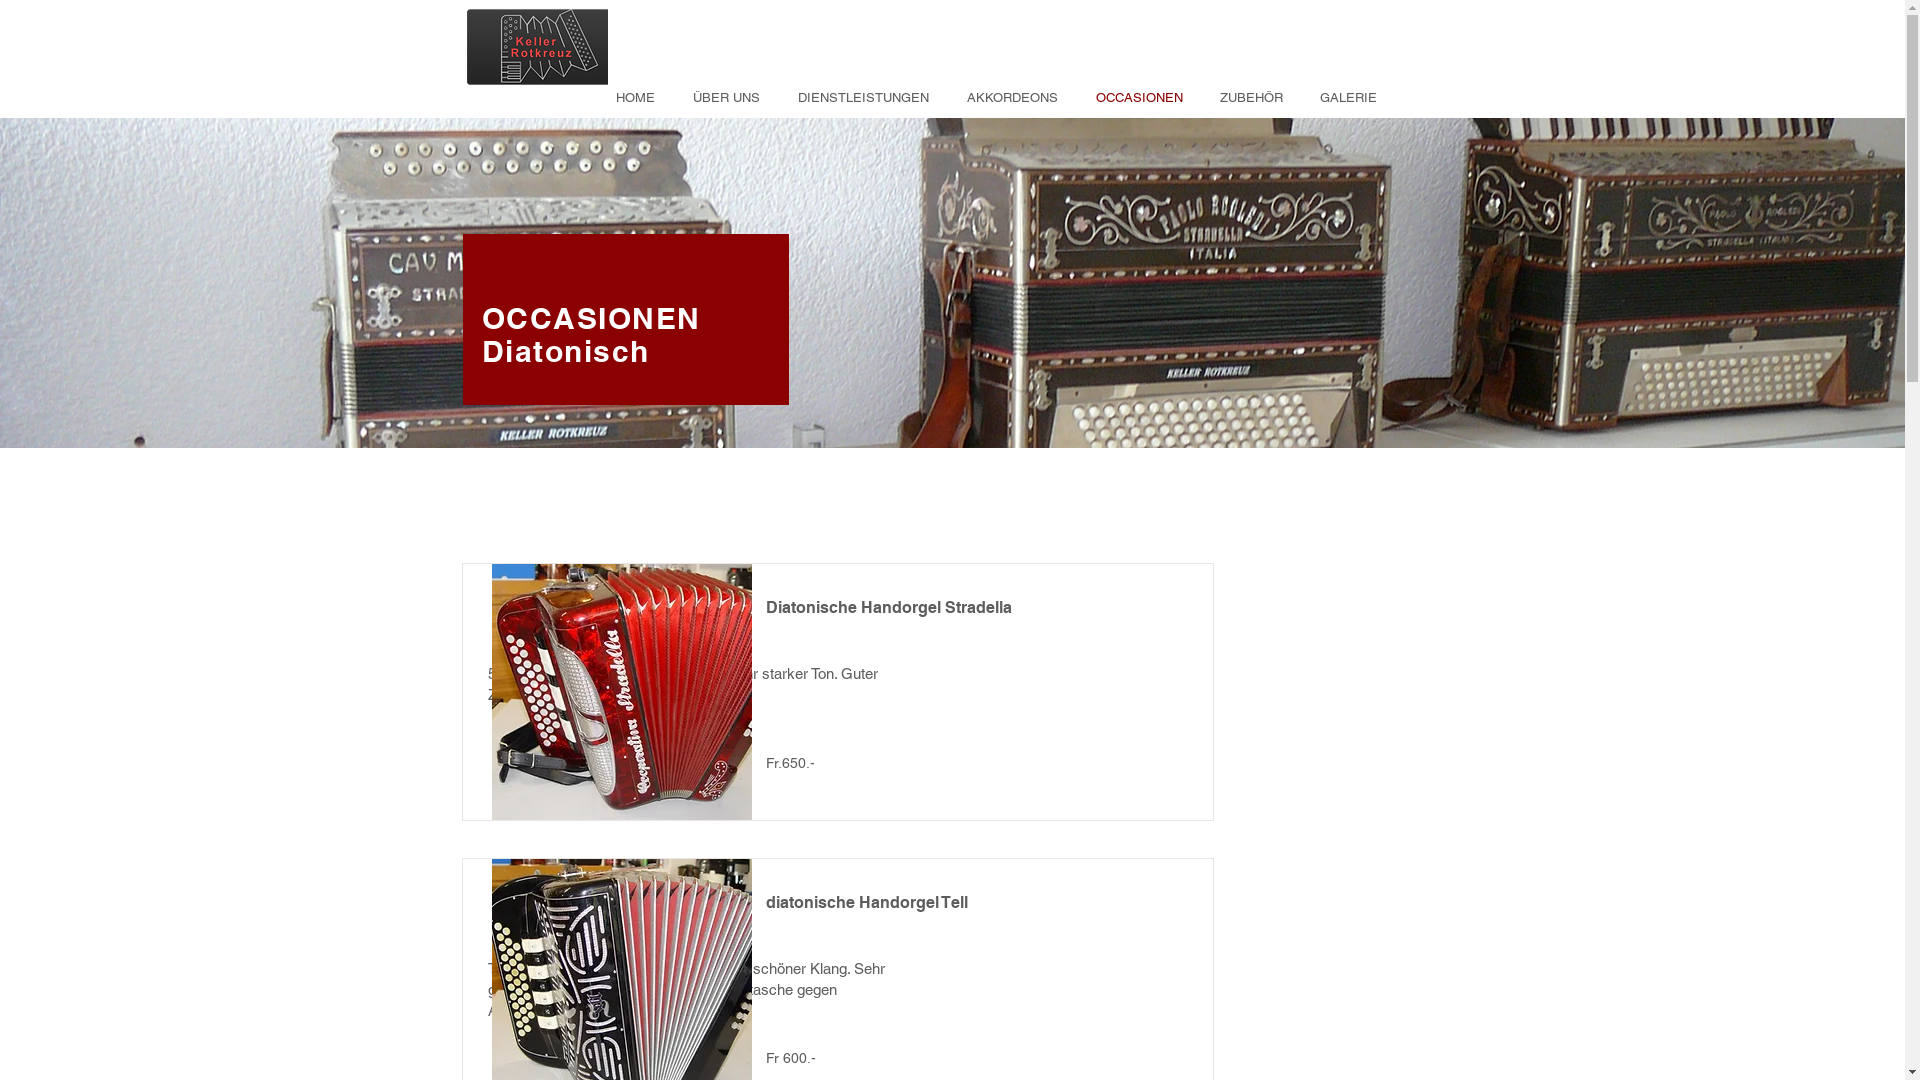 The height and width of the screenshot is (1080, 1920). I want to click on 'HOME', so click(590, 97).